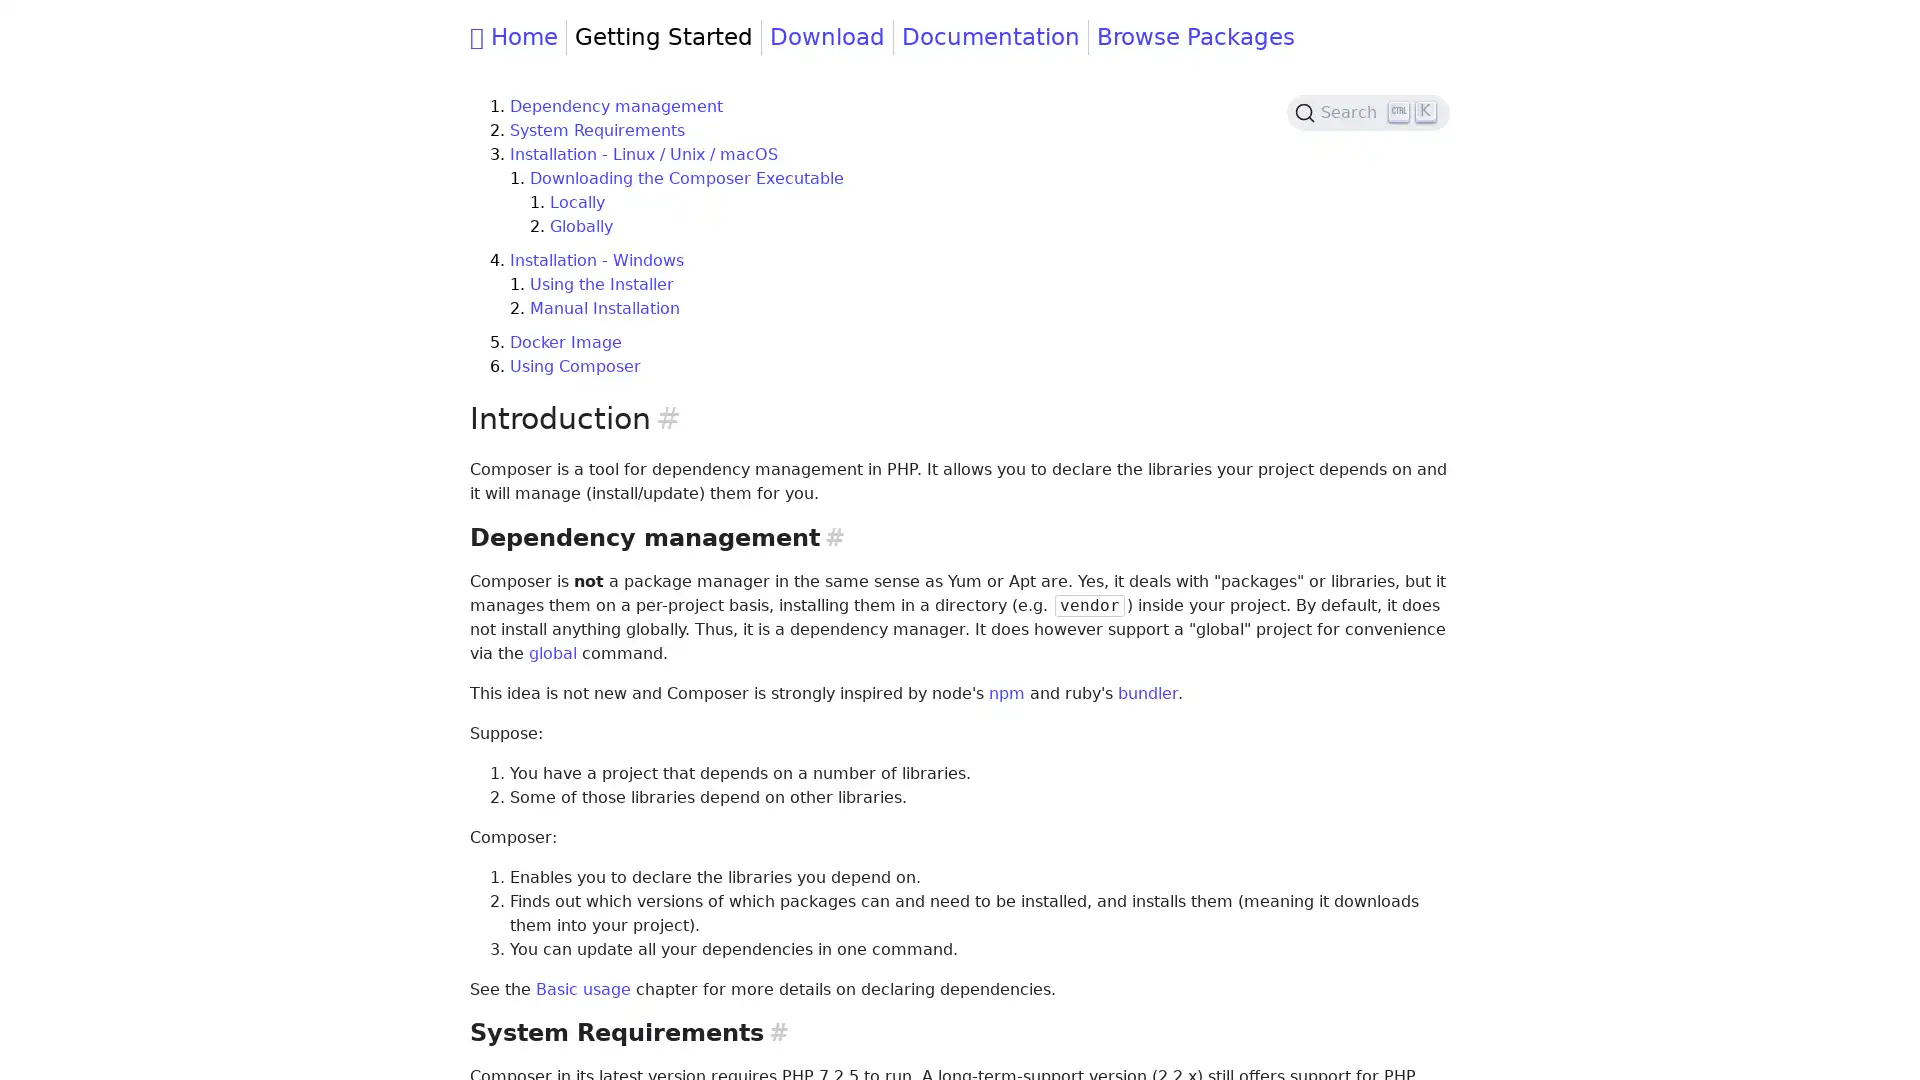 This screenshot has width=1920, height=1080. Describe the element at coordinates (1367, 111) in the screenshot. I see `Search` at that location.